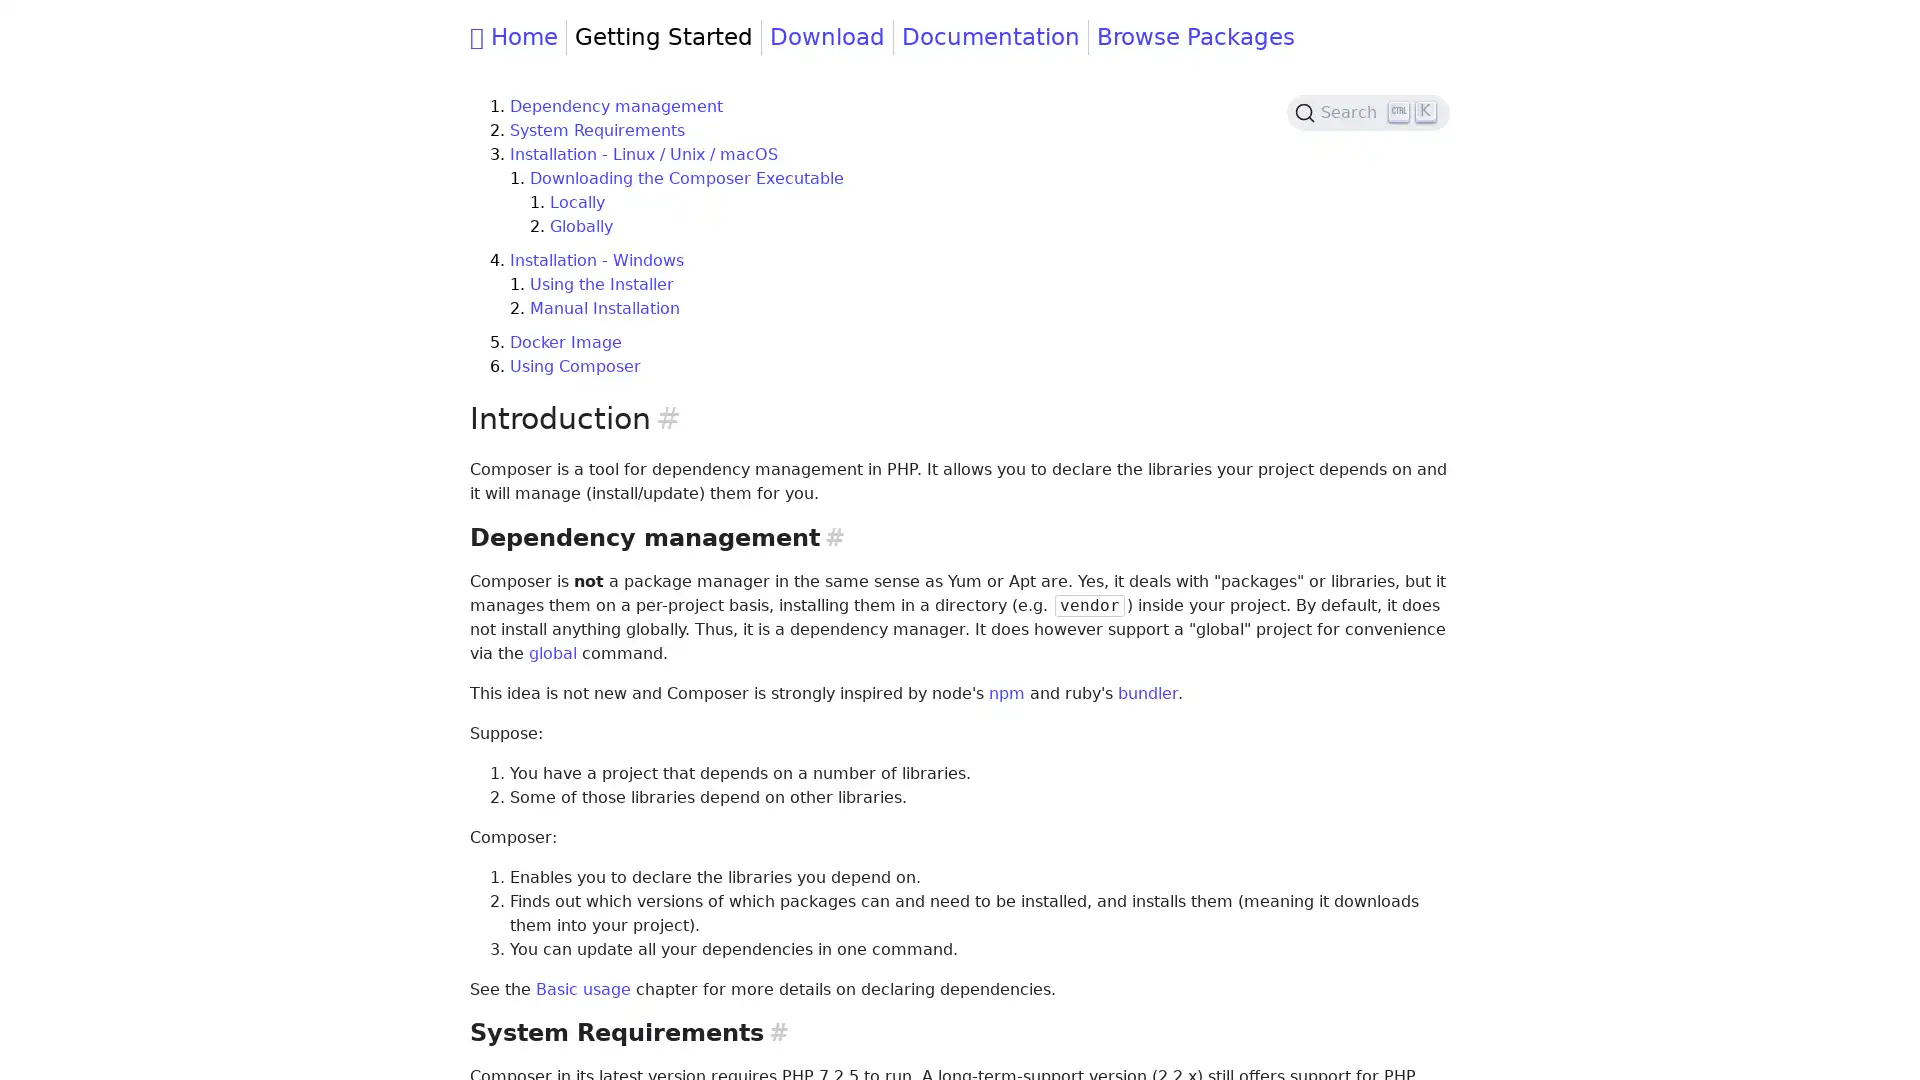 This screenshot has width=1920, height=1080. Describe the element at coordinates (1367, 111) in the screenshot. I see `Search` at that location.